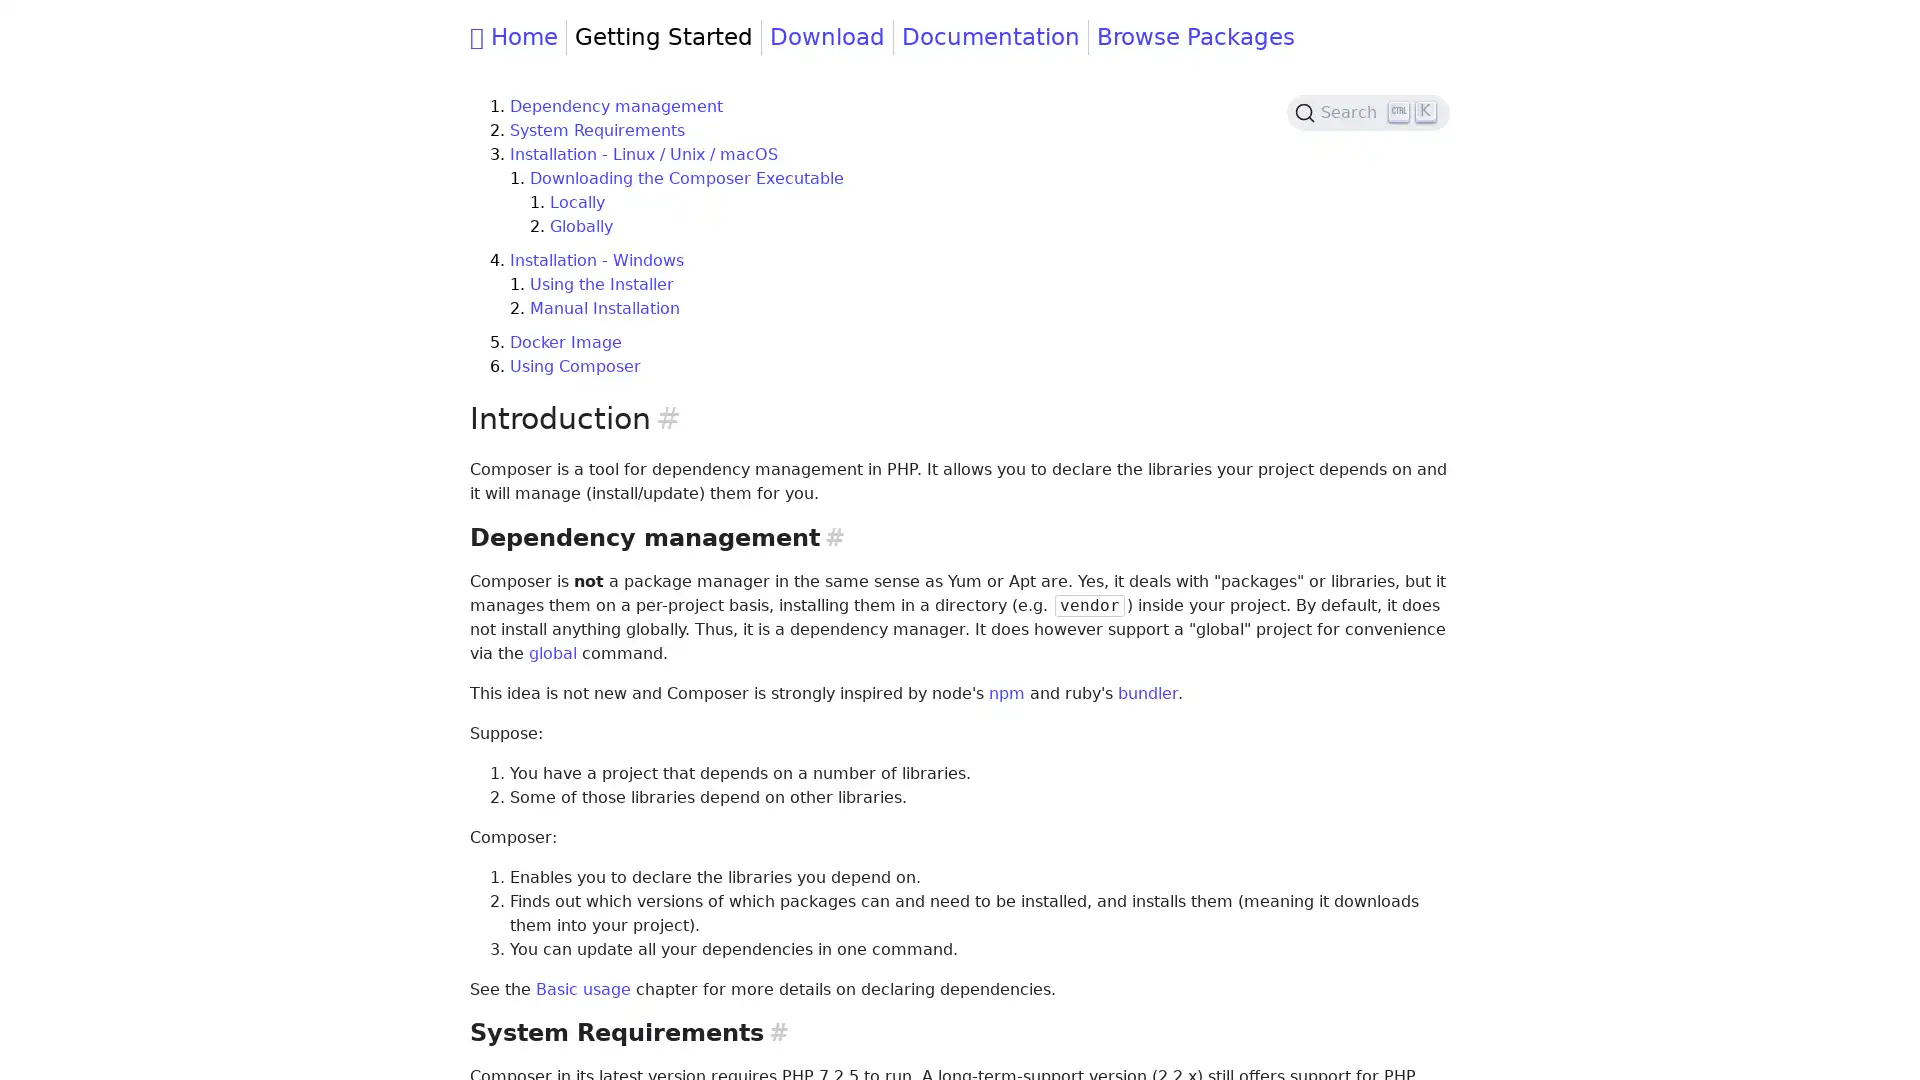 This screenshot has width=1920, height=1080. Describe the element at coordinates (1367, 111) in the screenshot. I see `Search` at that location.